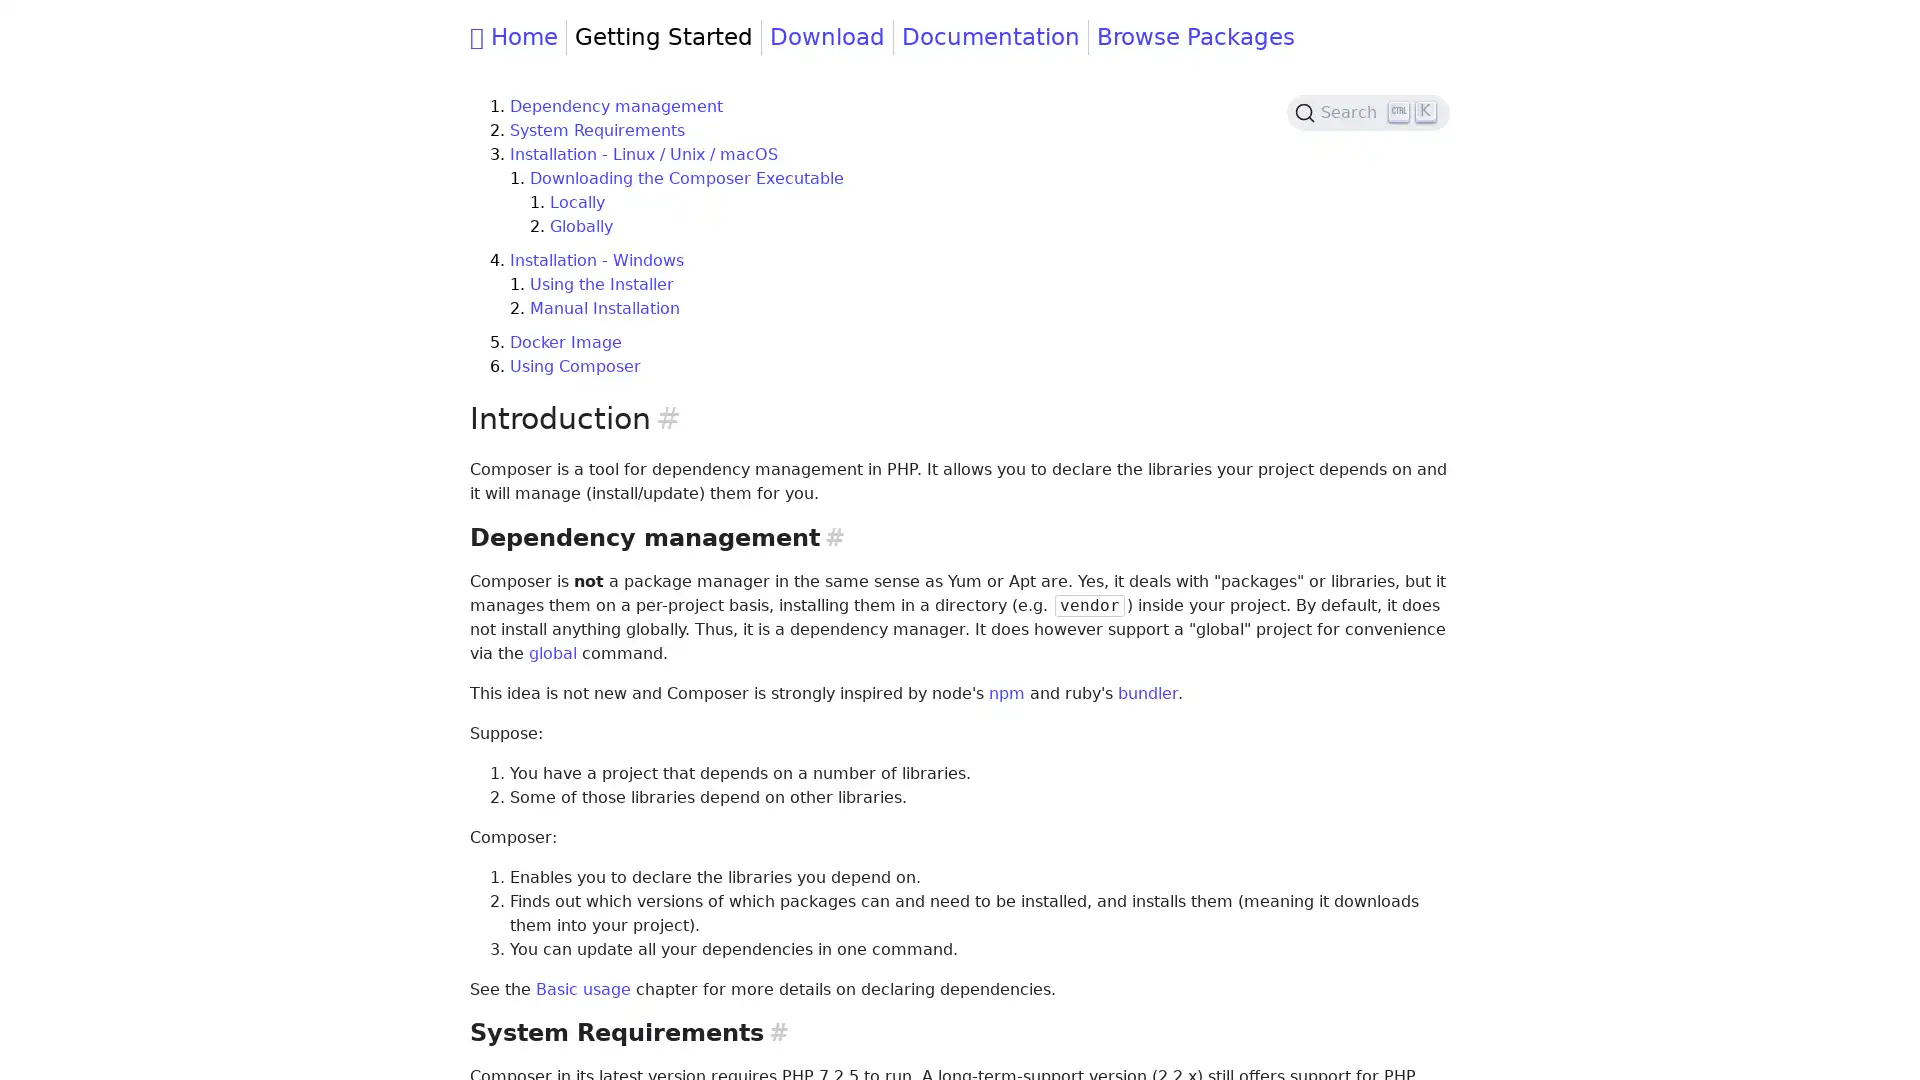 This screenshot has width=1920, height=1080. Describe the element at coordinates (1367, 111) in the screenshot. I see `Search` at that location.